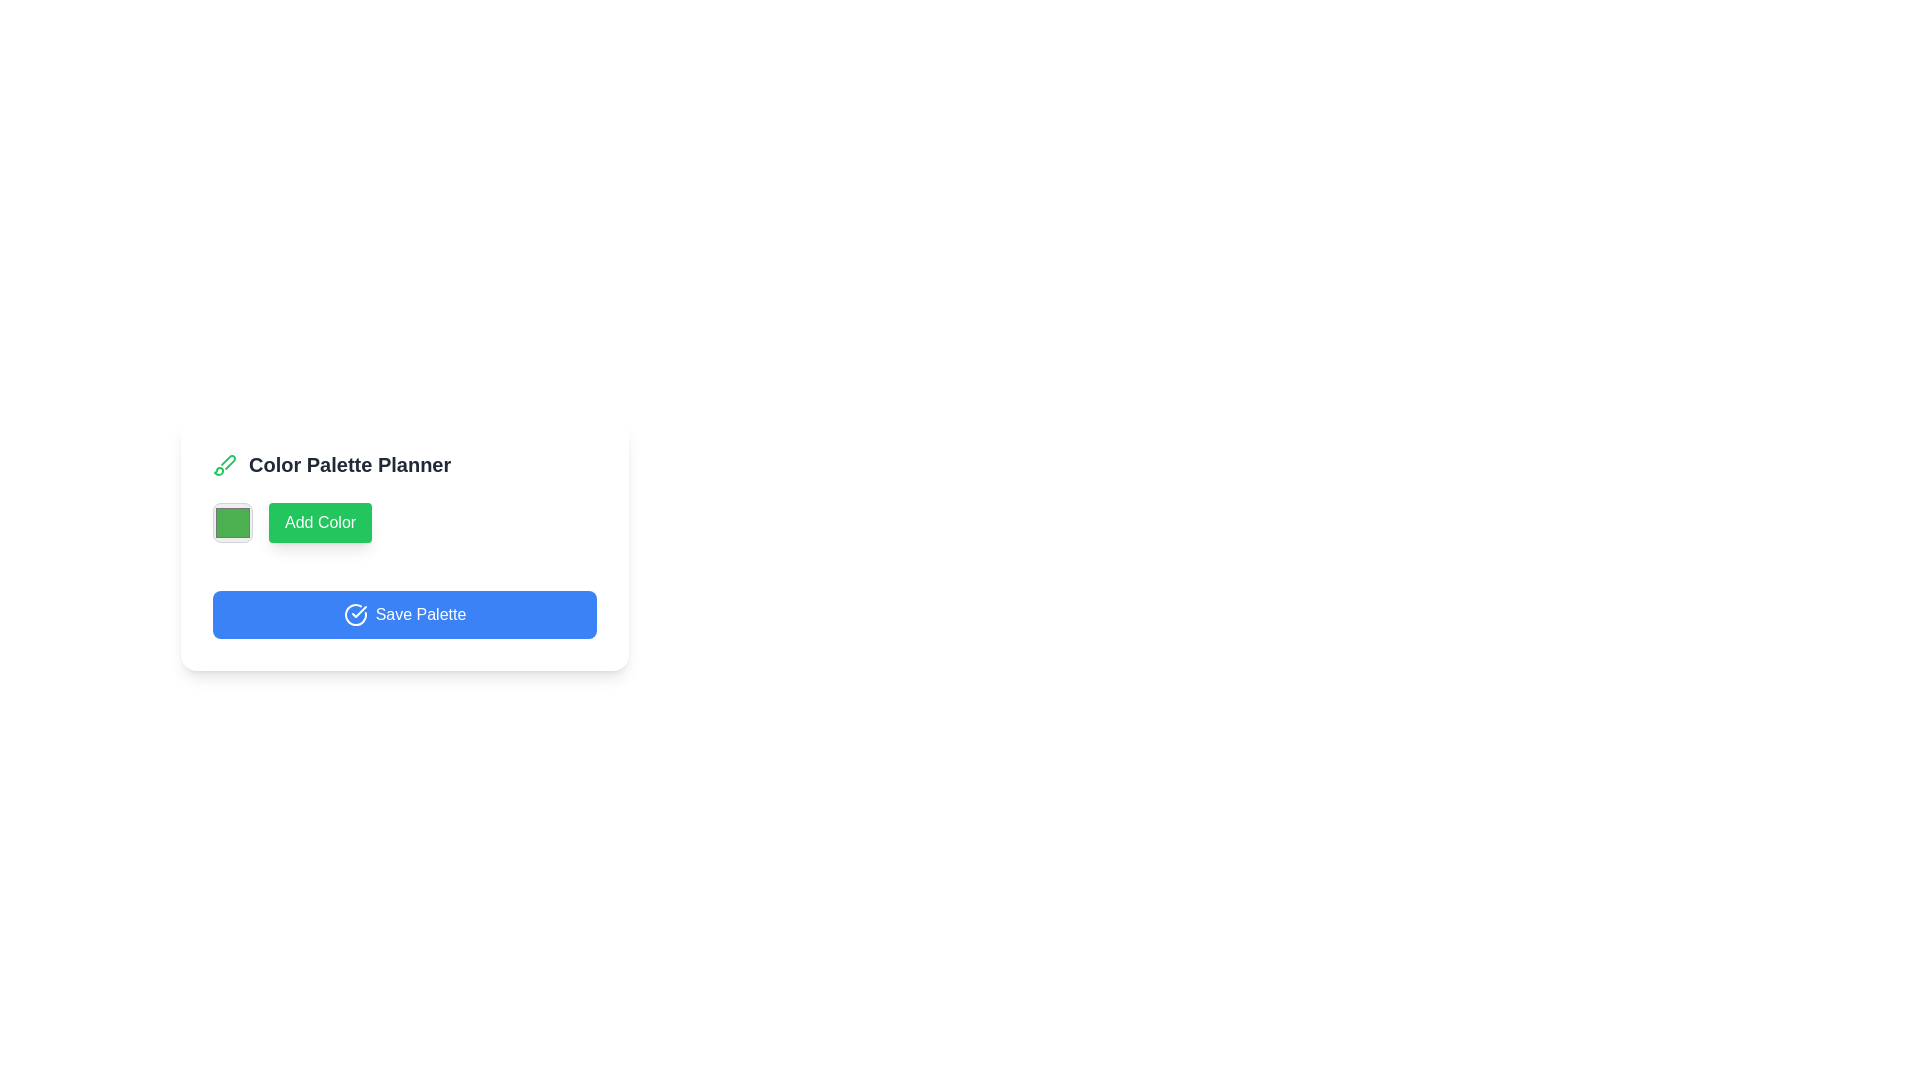  What do you see at coordinates (355, 613) in the screenshot?
I see `the circular check mark icon within the 'Save Palette' button for accessibility` at bounding box center [355, 613].